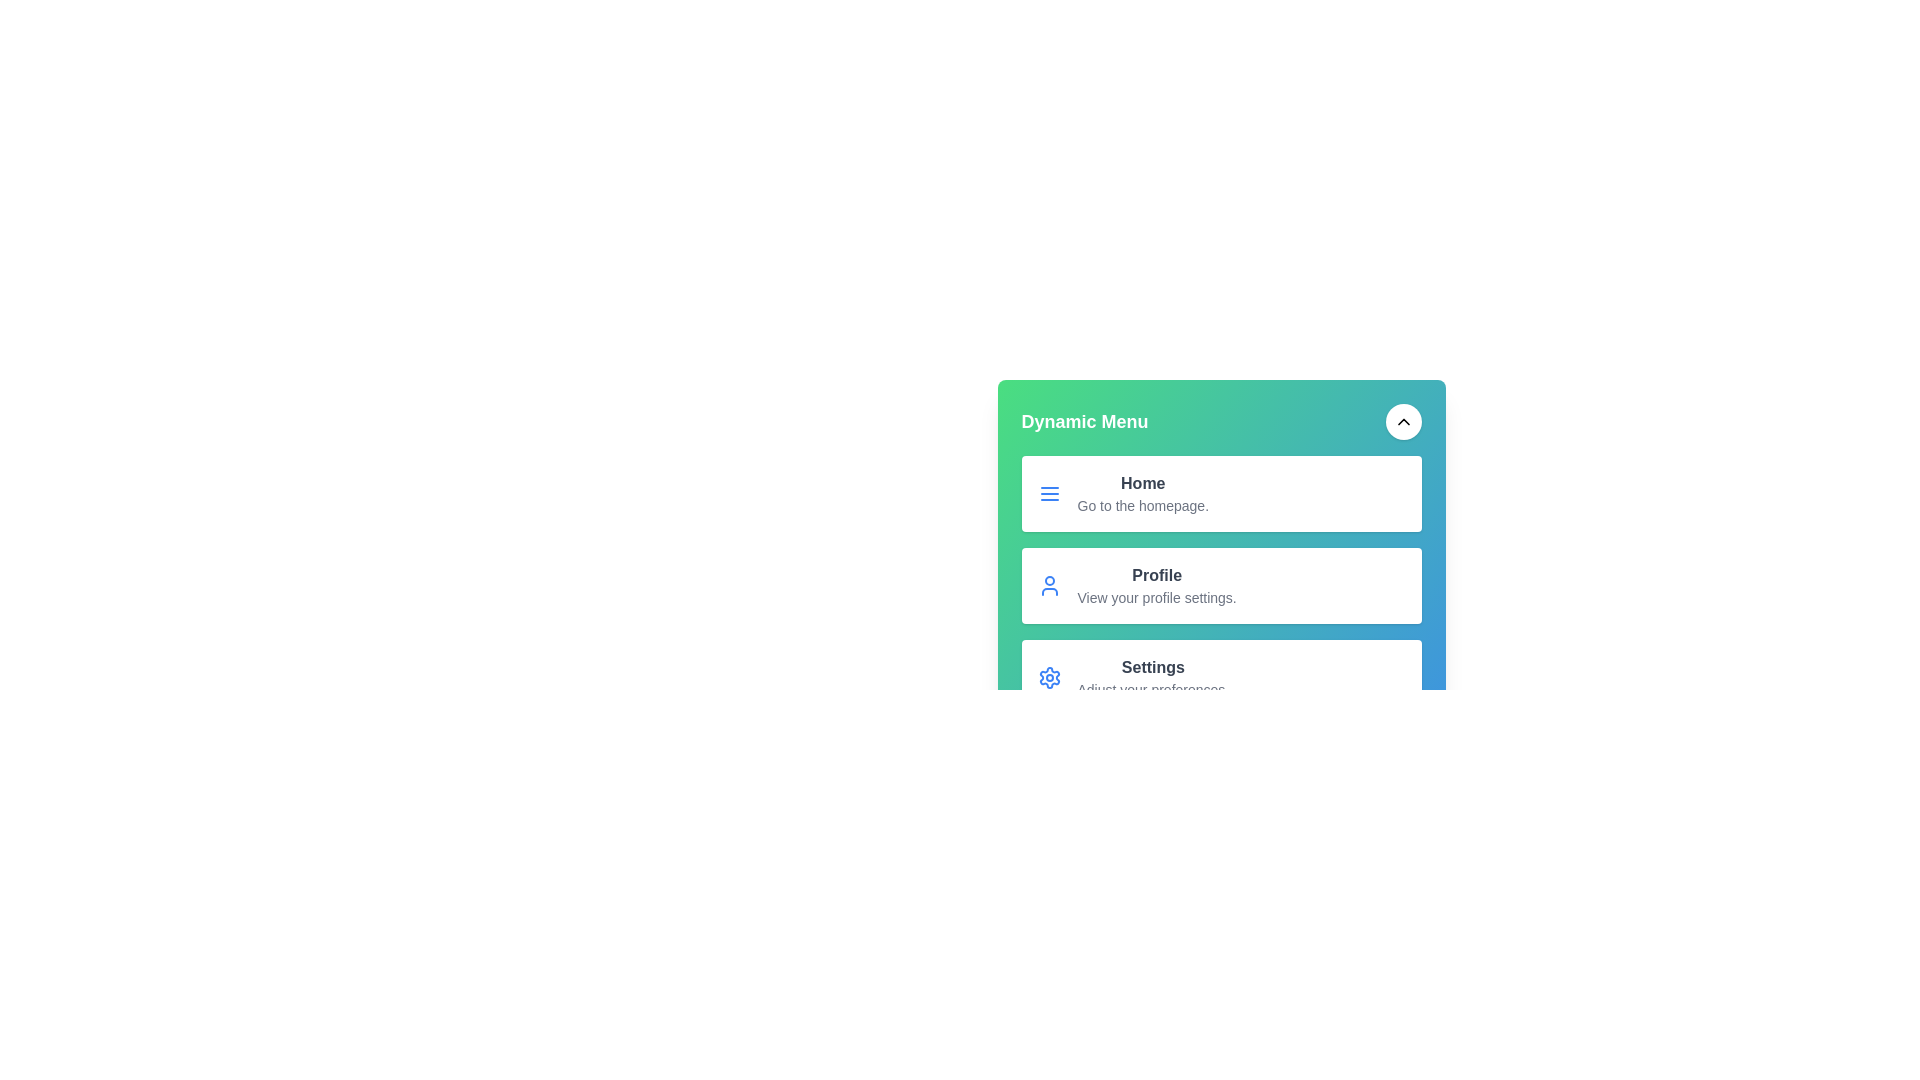 The image size is (1920, 1080). Describe the element at coordinates (1143, 493) in the screenshot. I see `the topmost navigation Text label under the 'Dynamic Menu' header to redirect users to the homepage` at that location.